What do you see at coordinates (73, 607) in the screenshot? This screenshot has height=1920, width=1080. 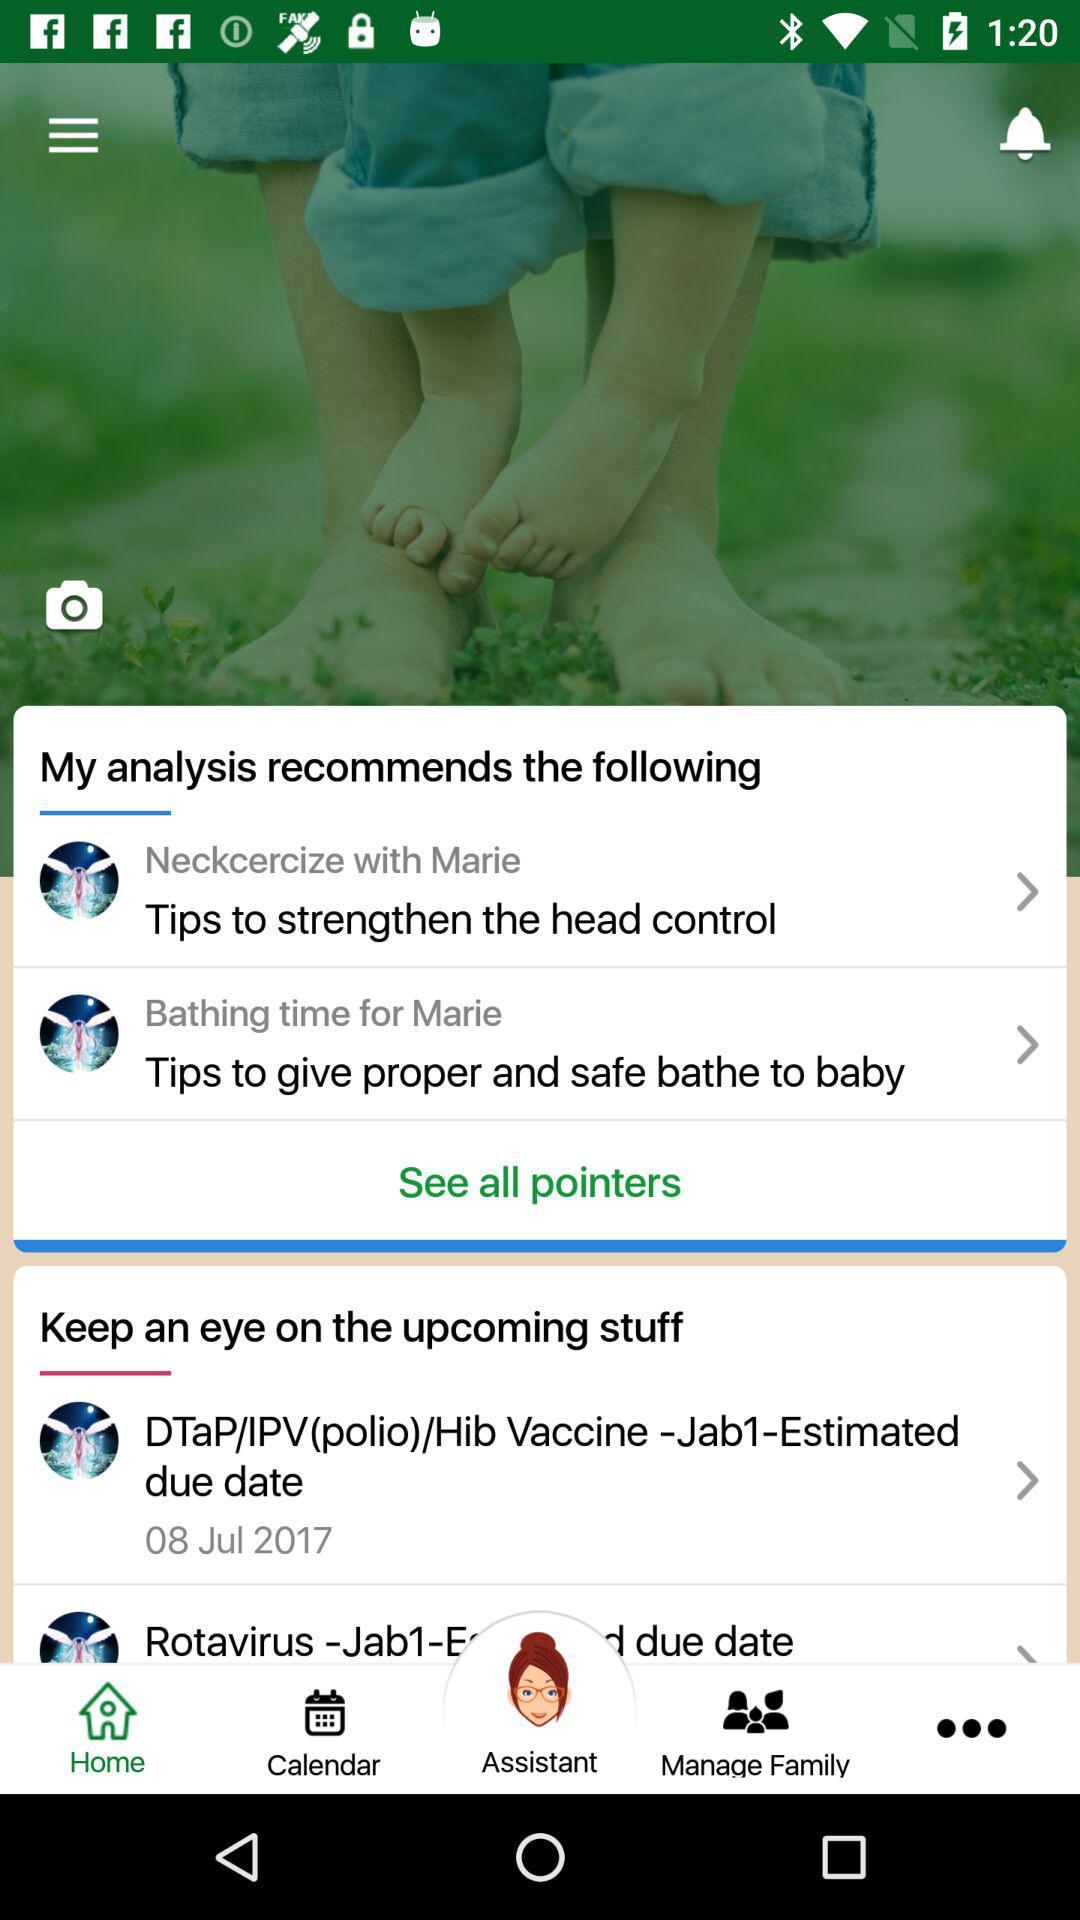 I see `the photo icon` at bounding box center [73, 607].